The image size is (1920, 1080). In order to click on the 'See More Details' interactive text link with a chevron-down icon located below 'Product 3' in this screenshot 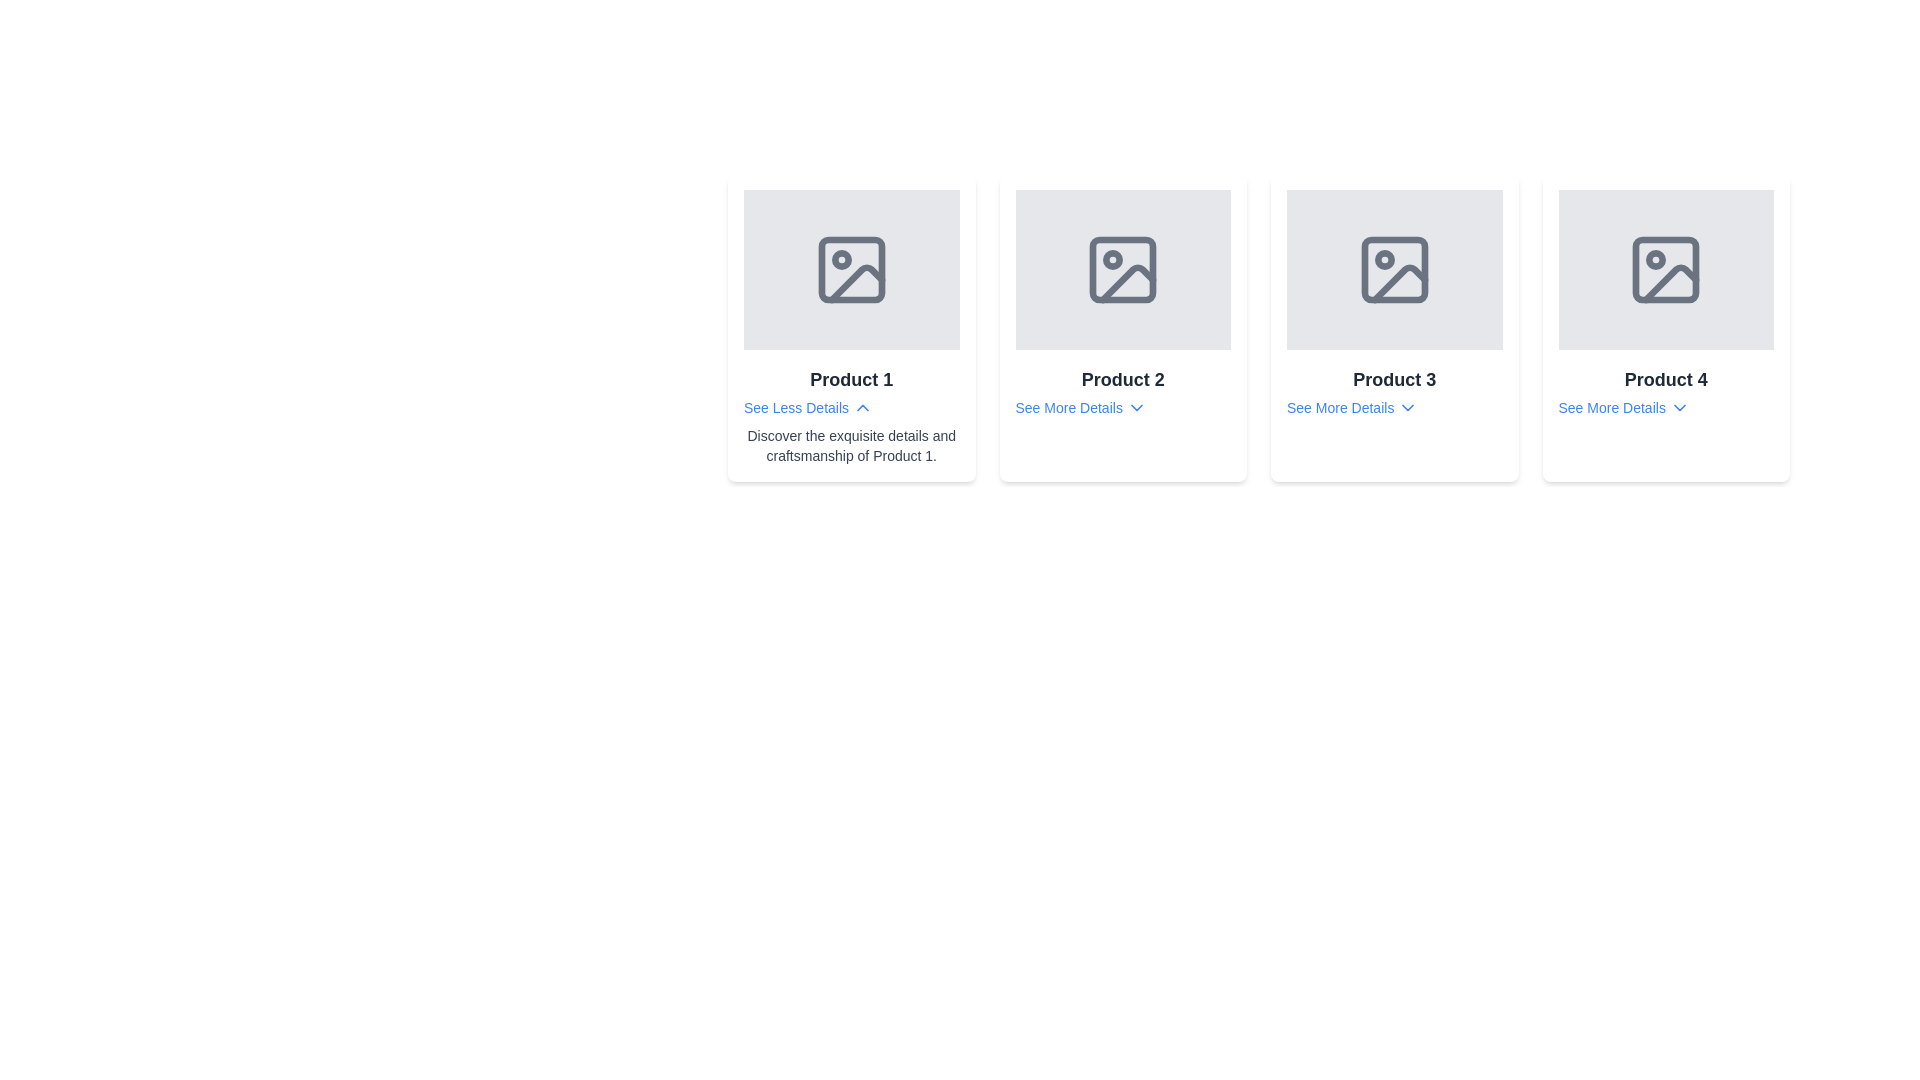, I will do `click(1352, 407)`.